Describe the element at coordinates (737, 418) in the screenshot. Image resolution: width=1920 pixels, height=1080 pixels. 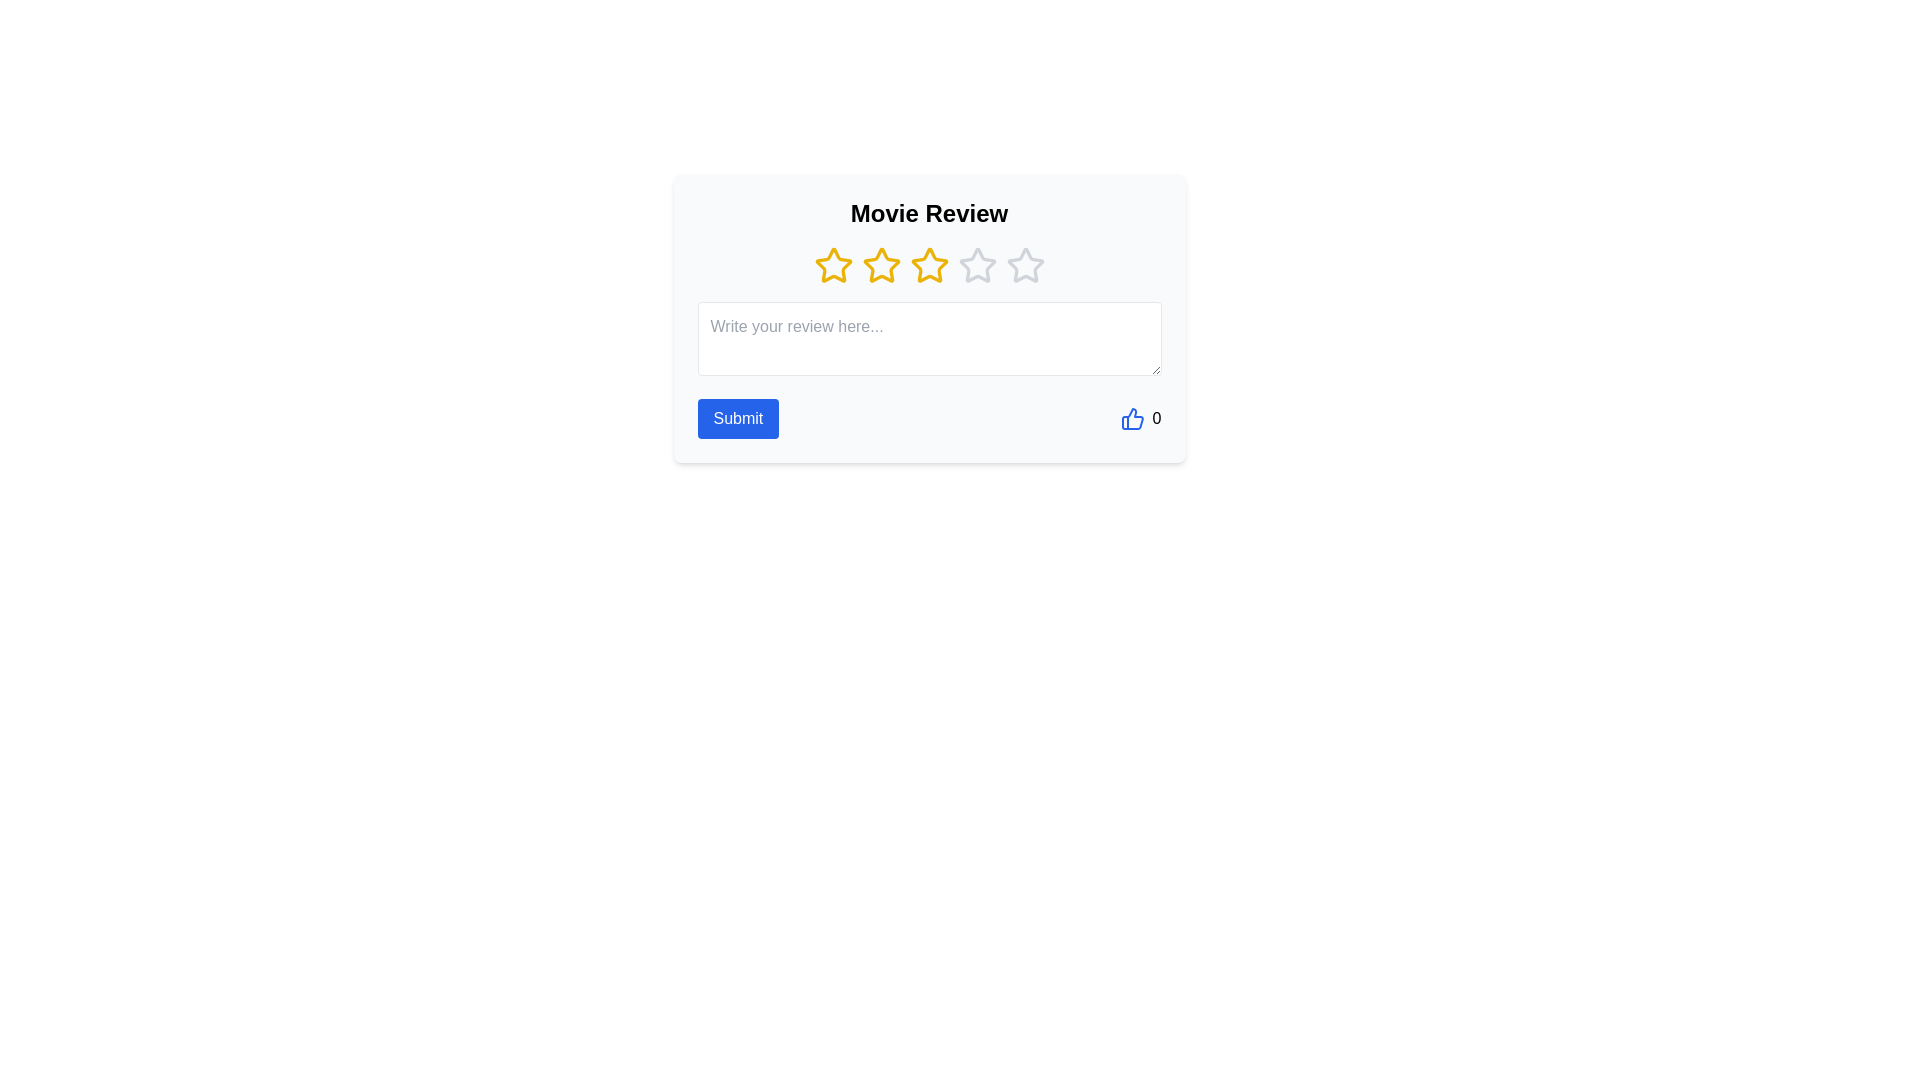
I see `the 'Submit' button to submit the review` at that location.